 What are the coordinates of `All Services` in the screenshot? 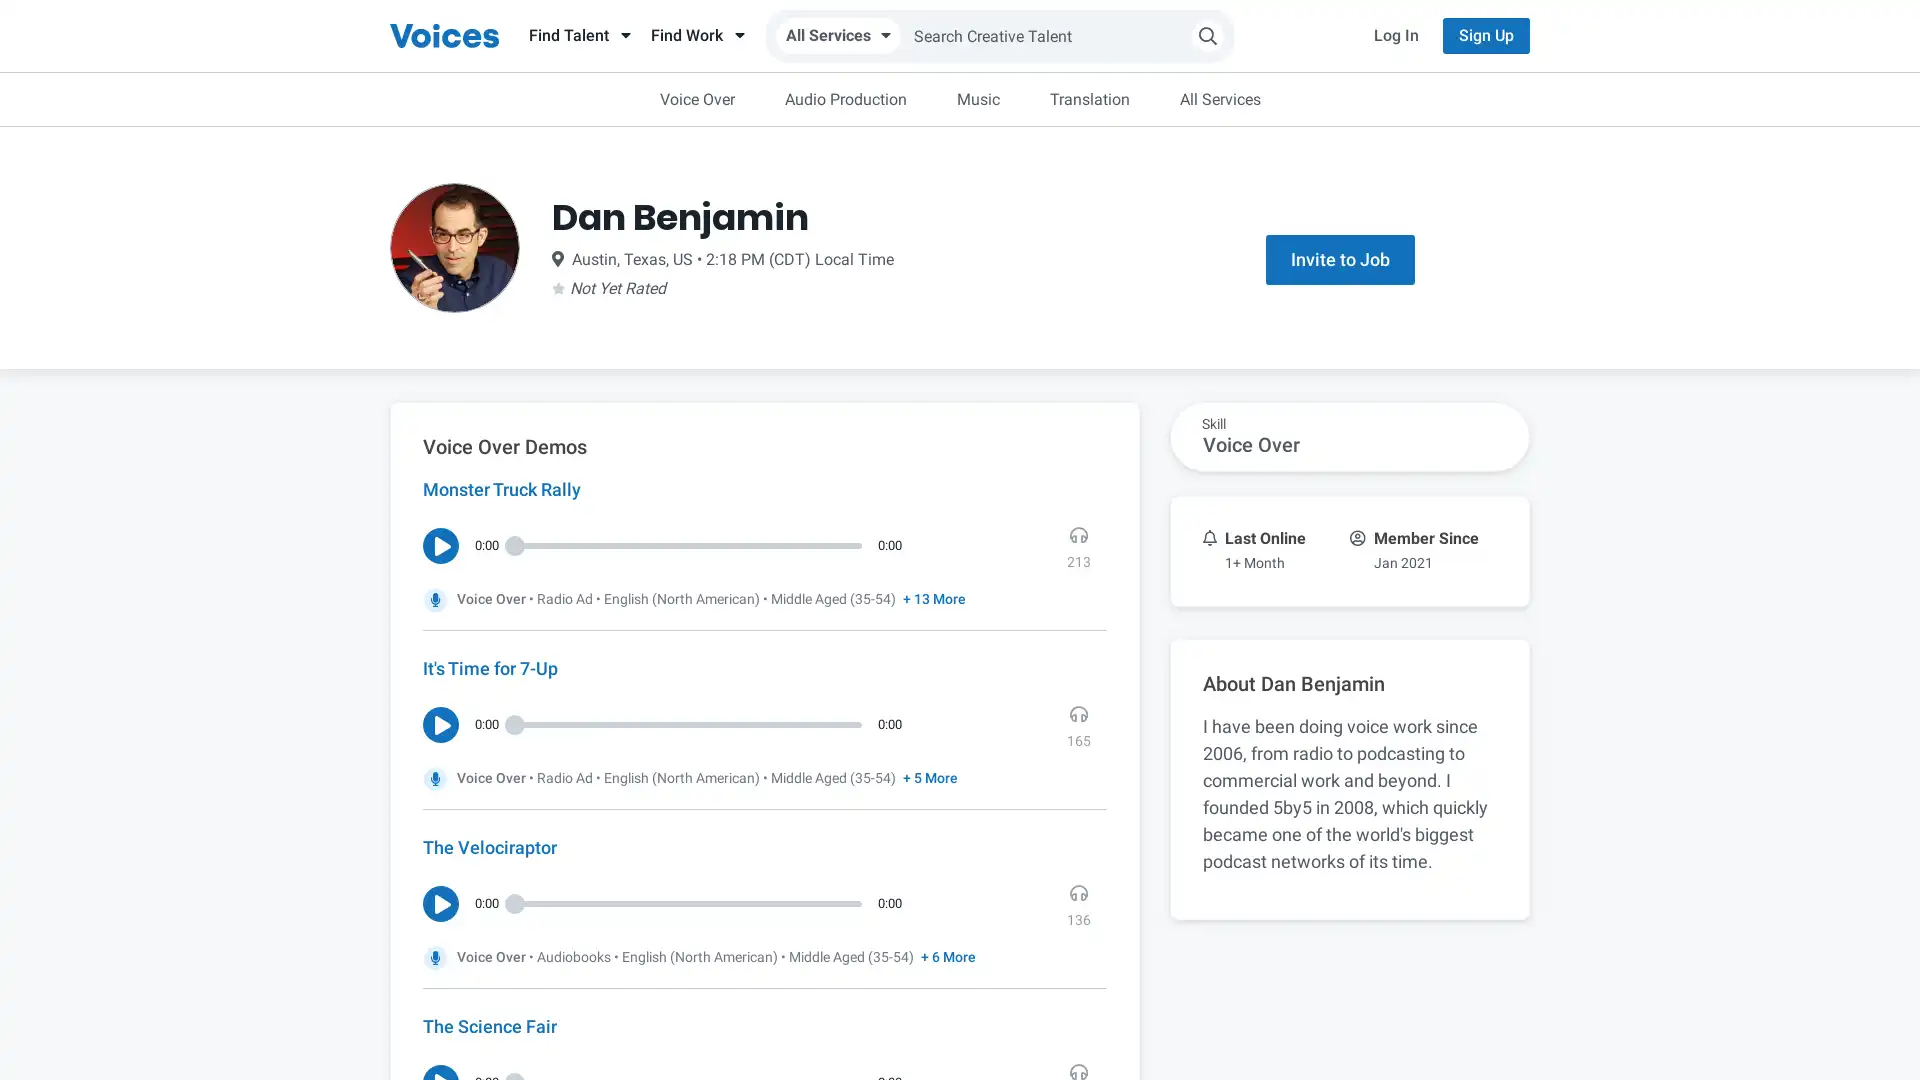 It's located at (838, 35).